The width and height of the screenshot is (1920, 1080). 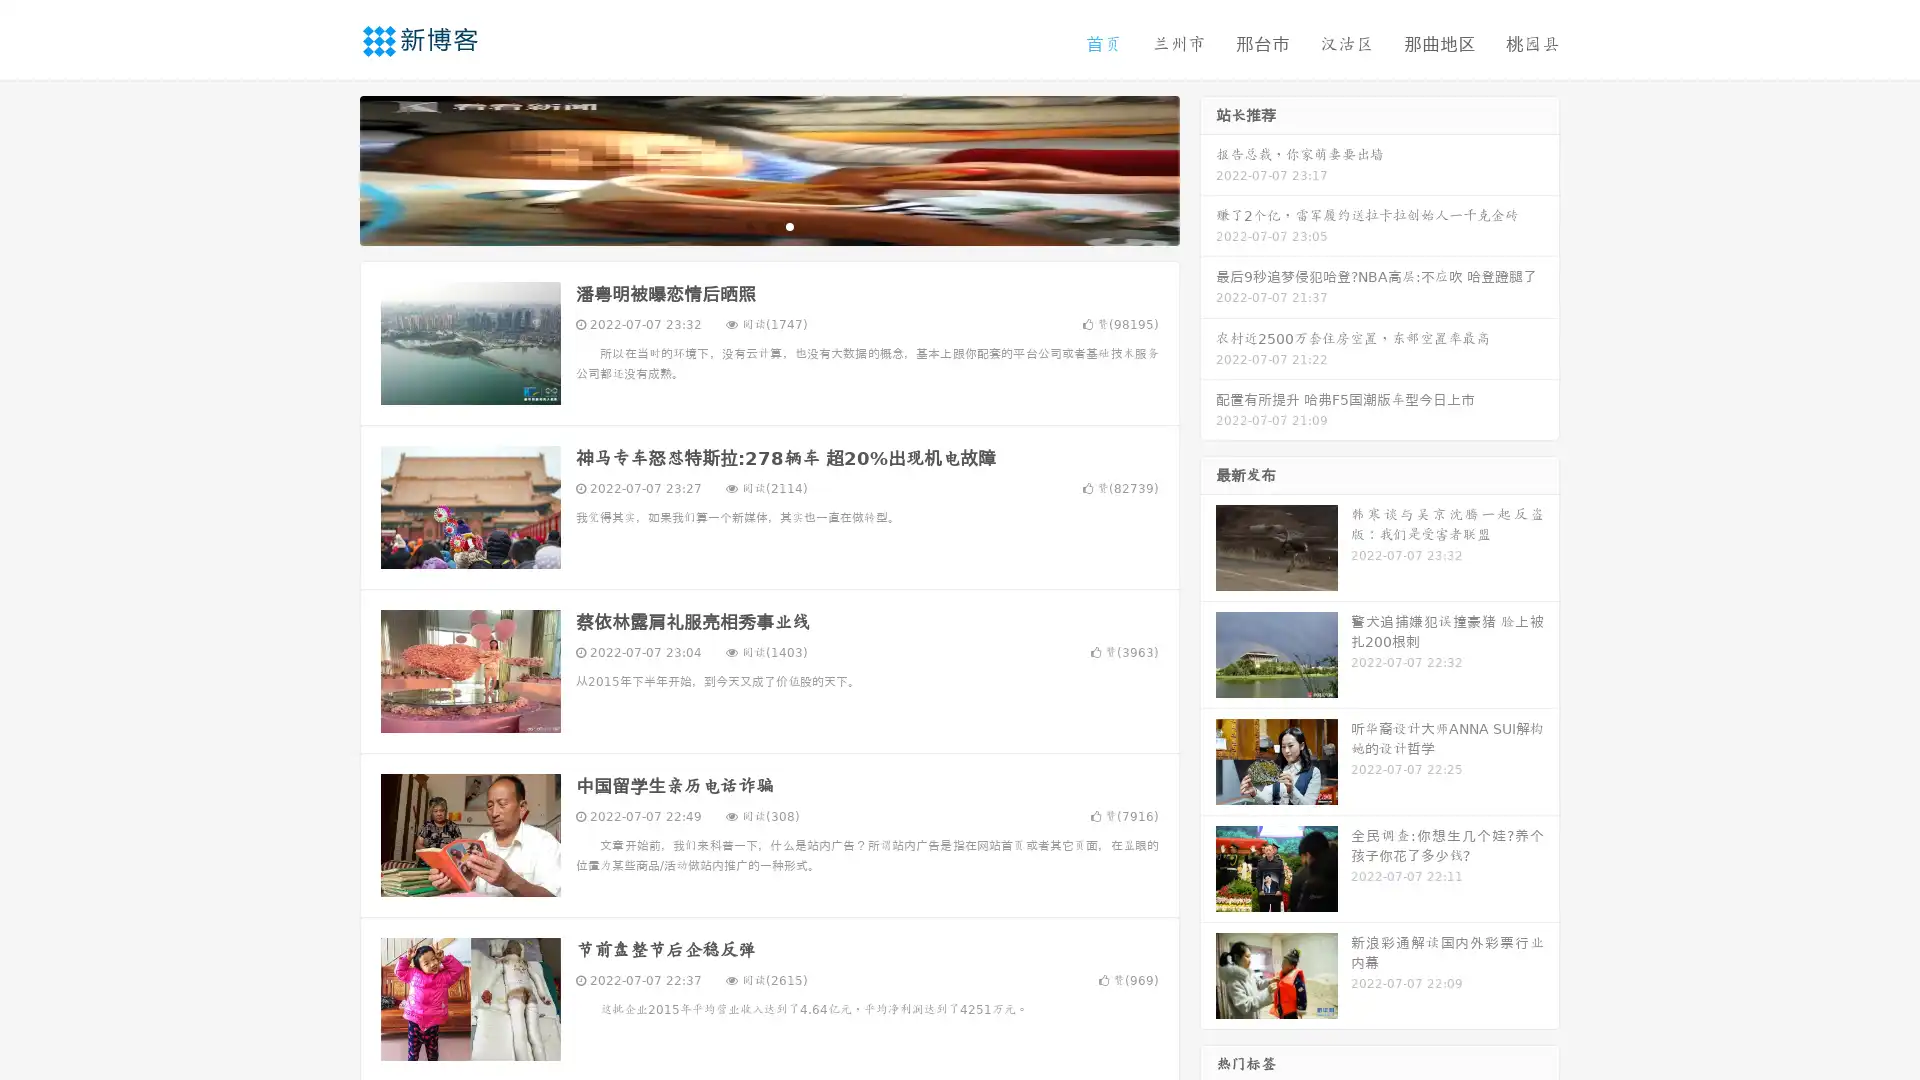 What do you see at coordinates (768, 225) in the screenshot?
I see `Go to slide 2` at bounding box center [768, 225].